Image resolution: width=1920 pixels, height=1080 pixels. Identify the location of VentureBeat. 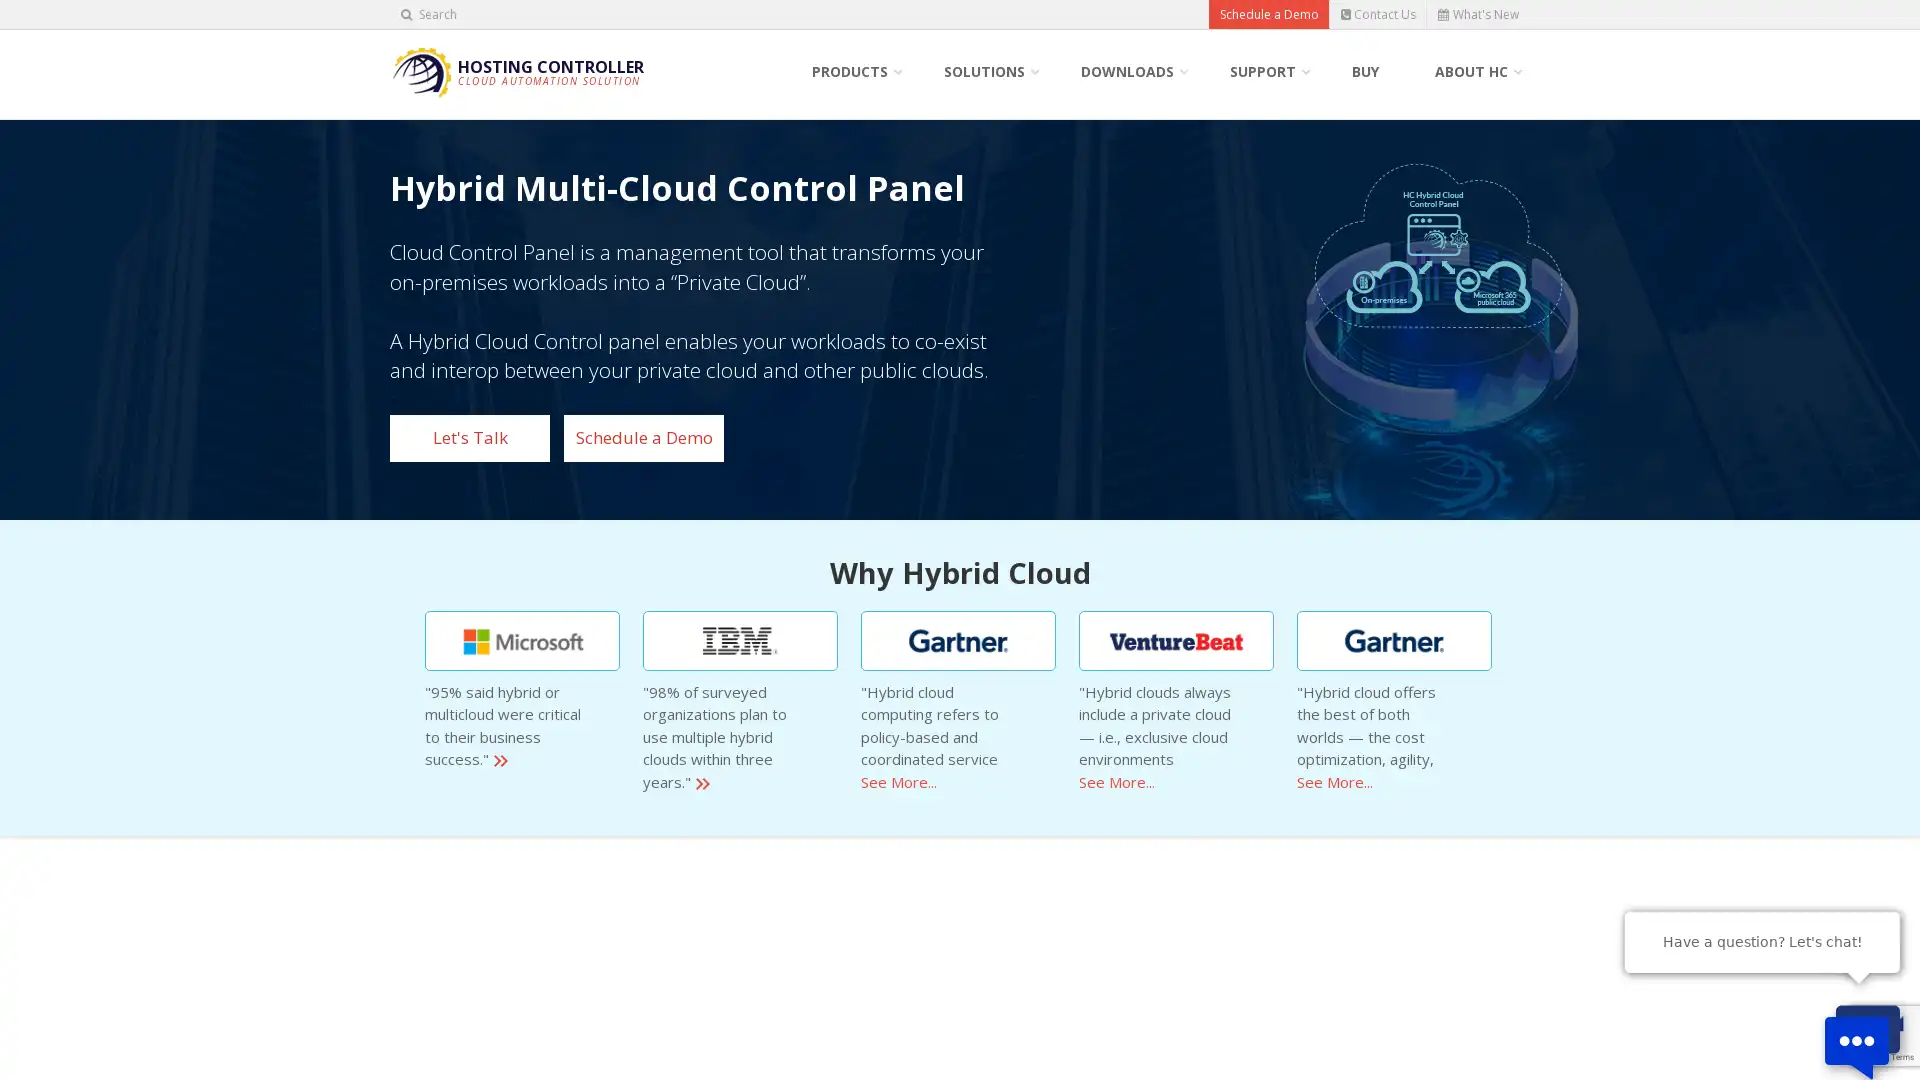
(1176, 640).